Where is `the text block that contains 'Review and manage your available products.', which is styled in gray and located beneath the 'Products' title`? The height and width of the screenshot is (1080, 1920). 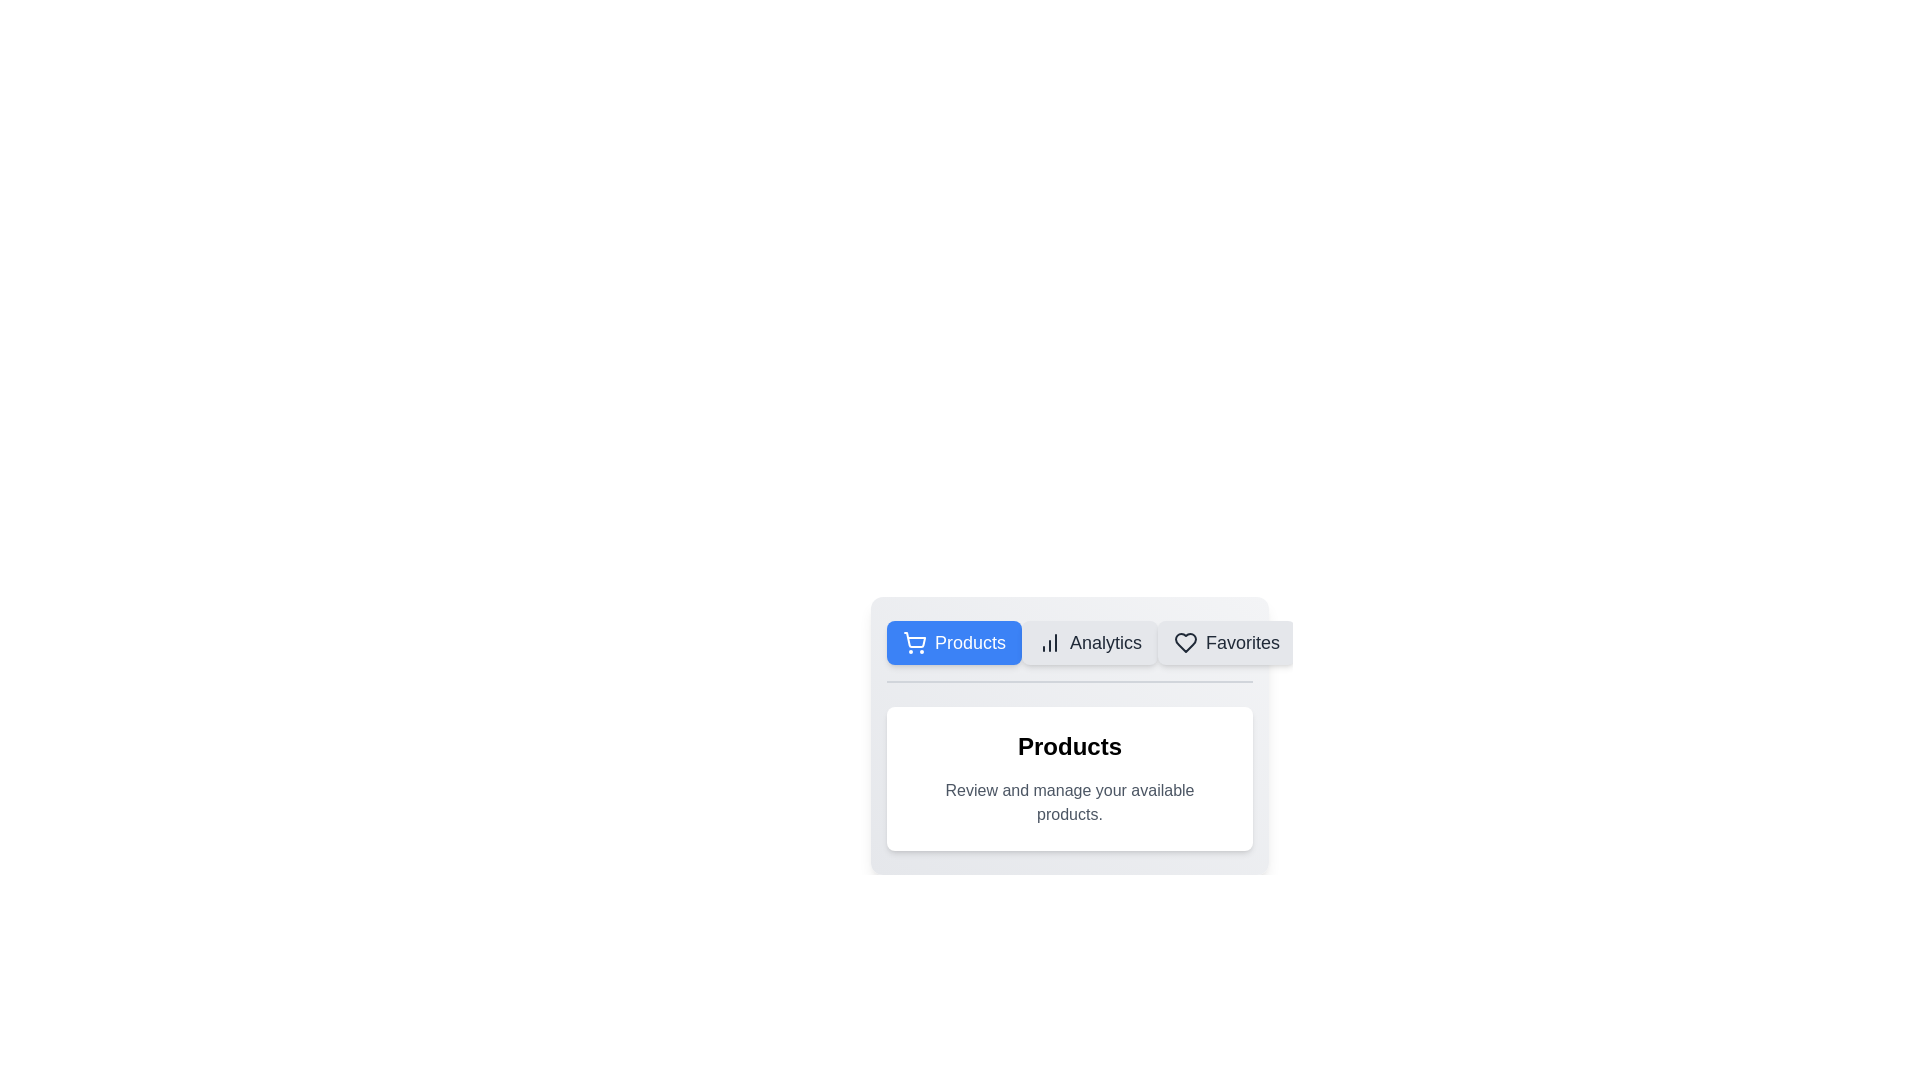 the text block that contains 'Review and manage your available products.', which is styled in gray and located beneath the 'Products' title is located at coordinates (1069, 801).